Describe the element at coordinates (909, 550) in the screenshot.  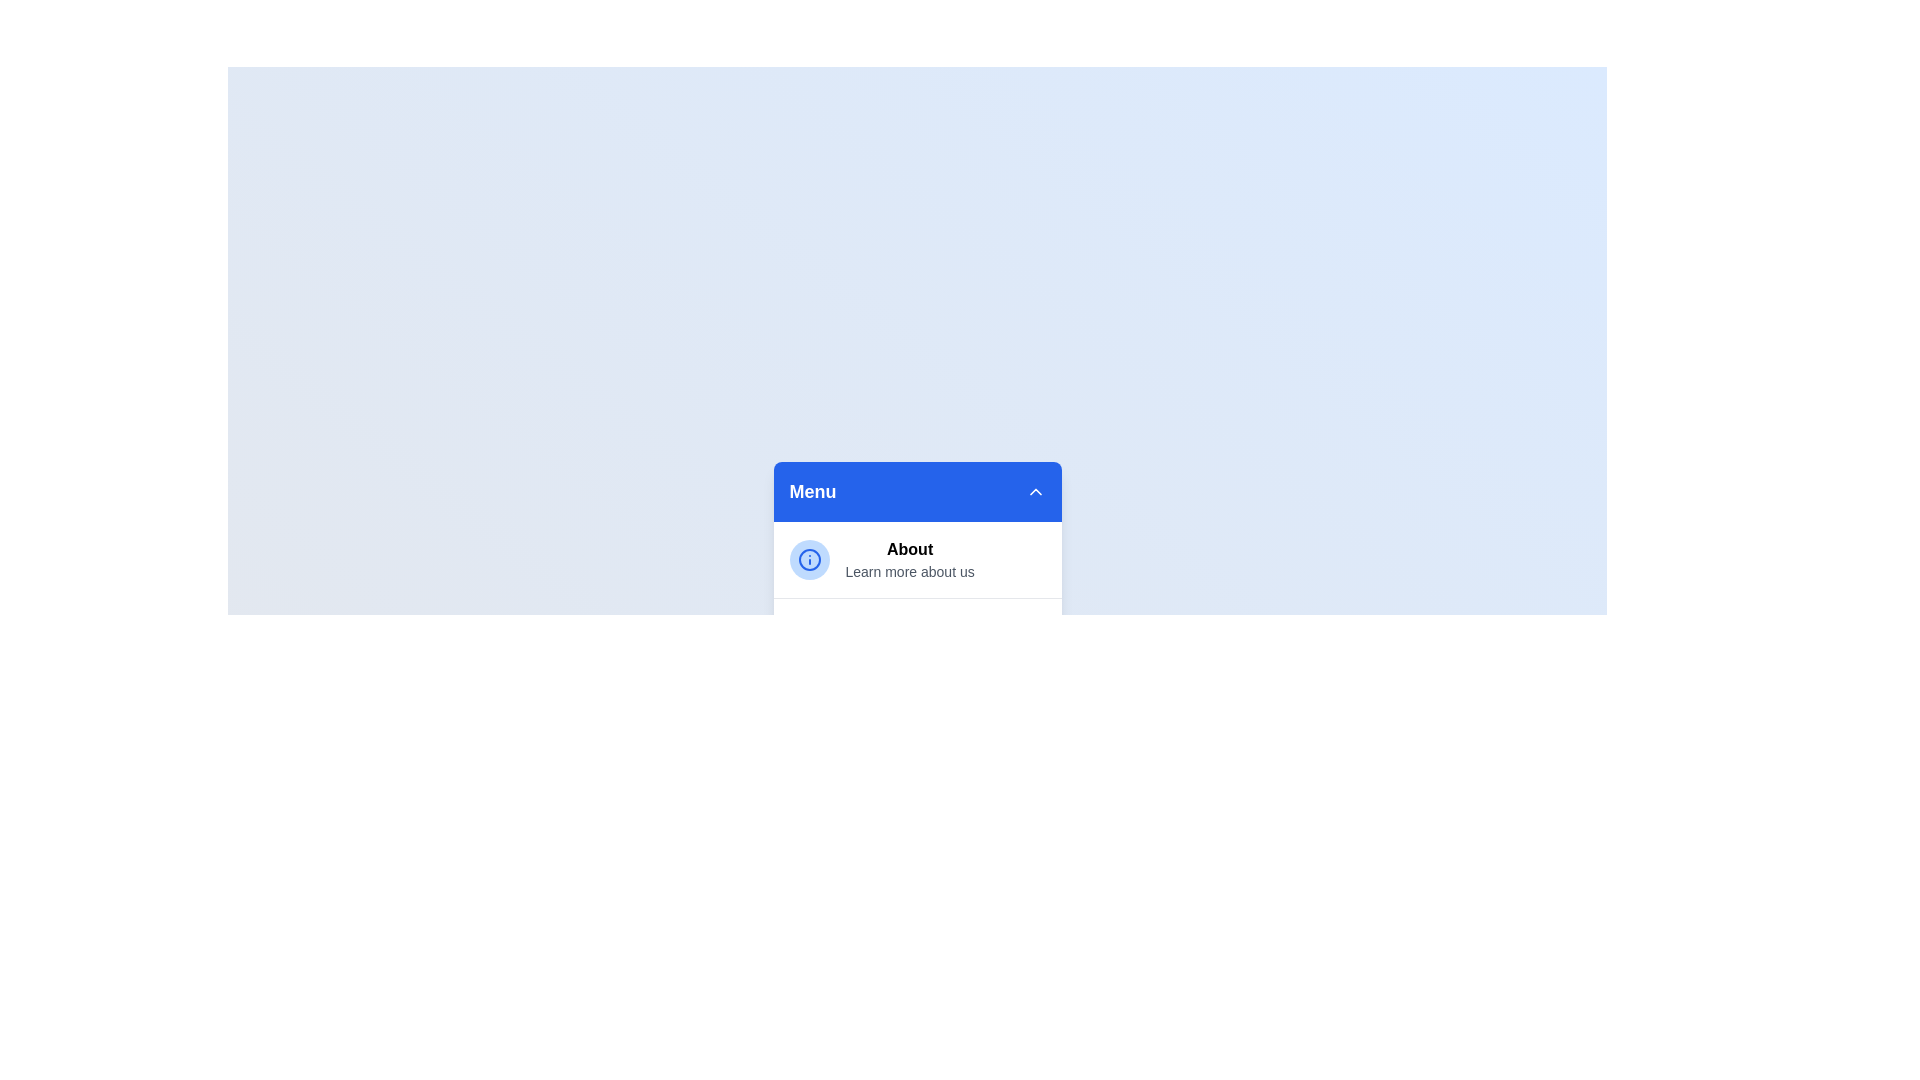
I see `the 'About' menu item in the menu` at that location.